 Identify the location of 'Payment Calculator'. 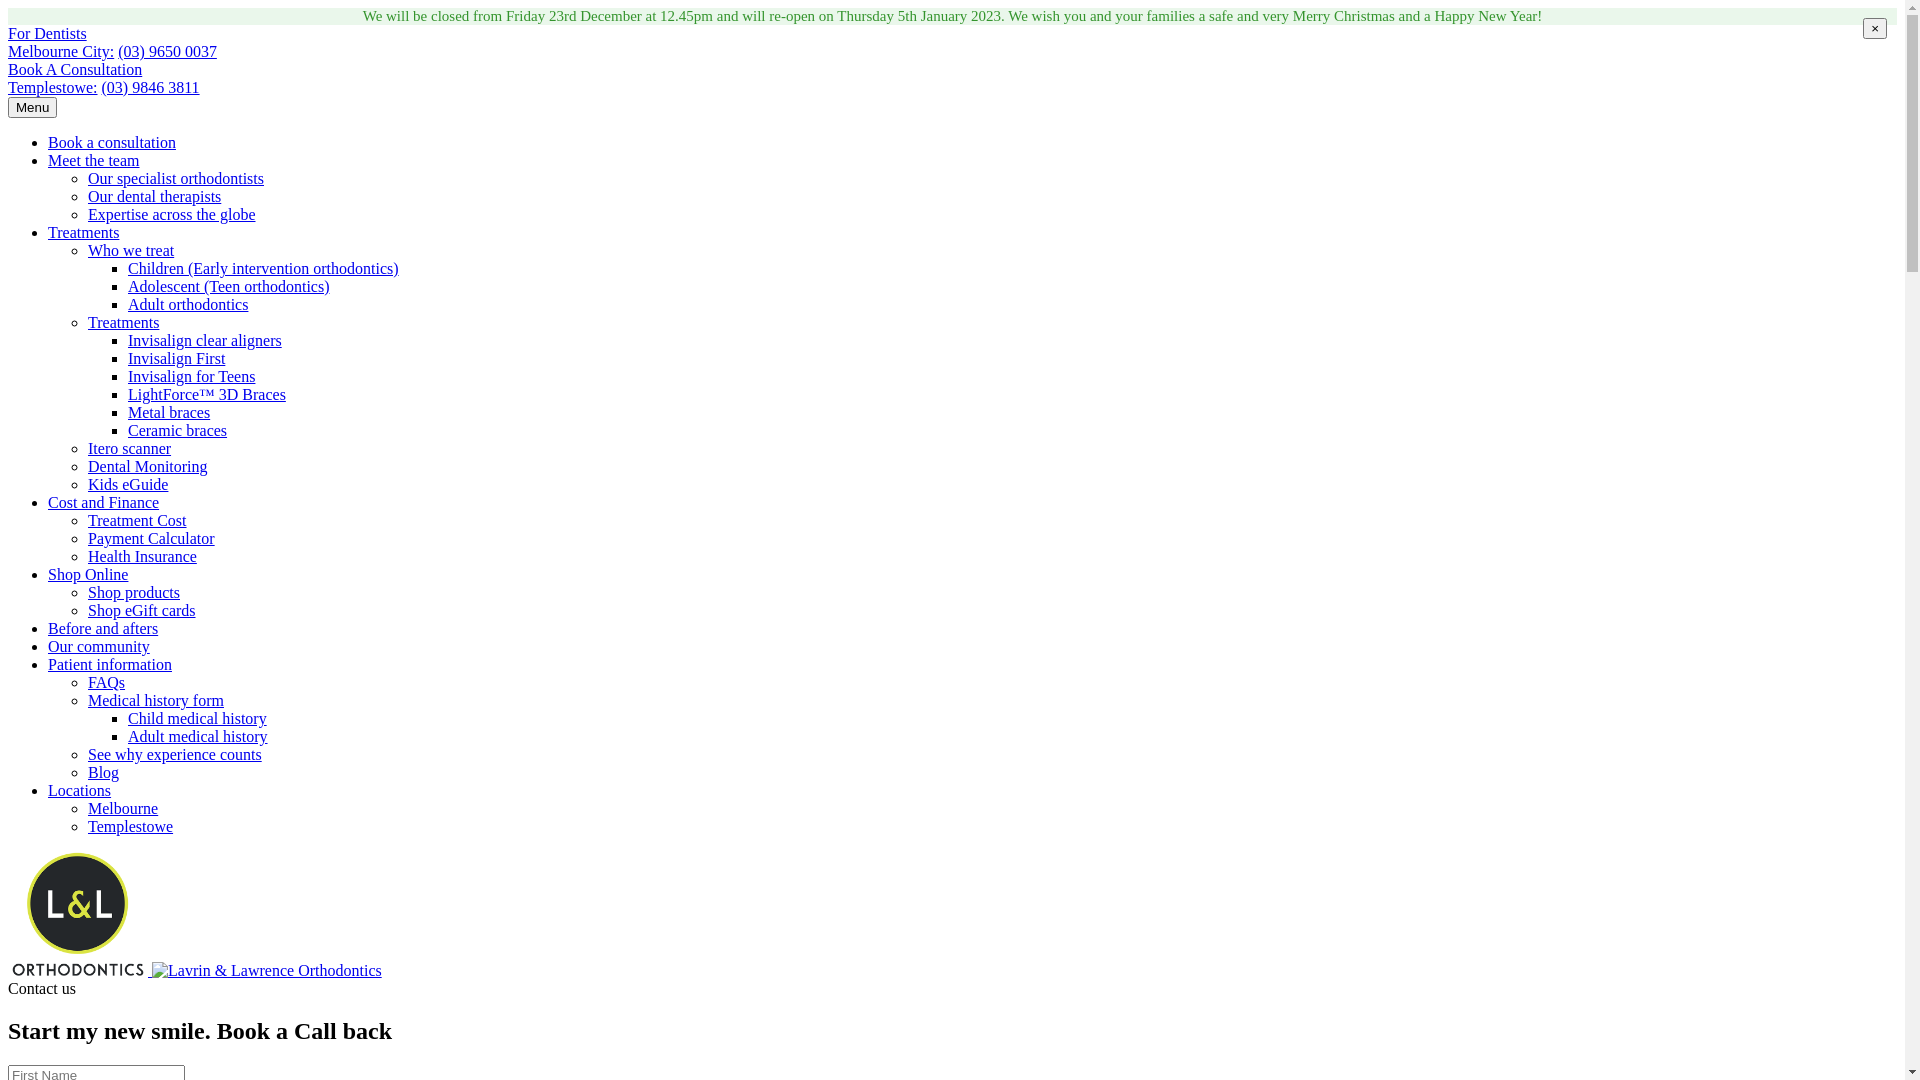
(150, 537).